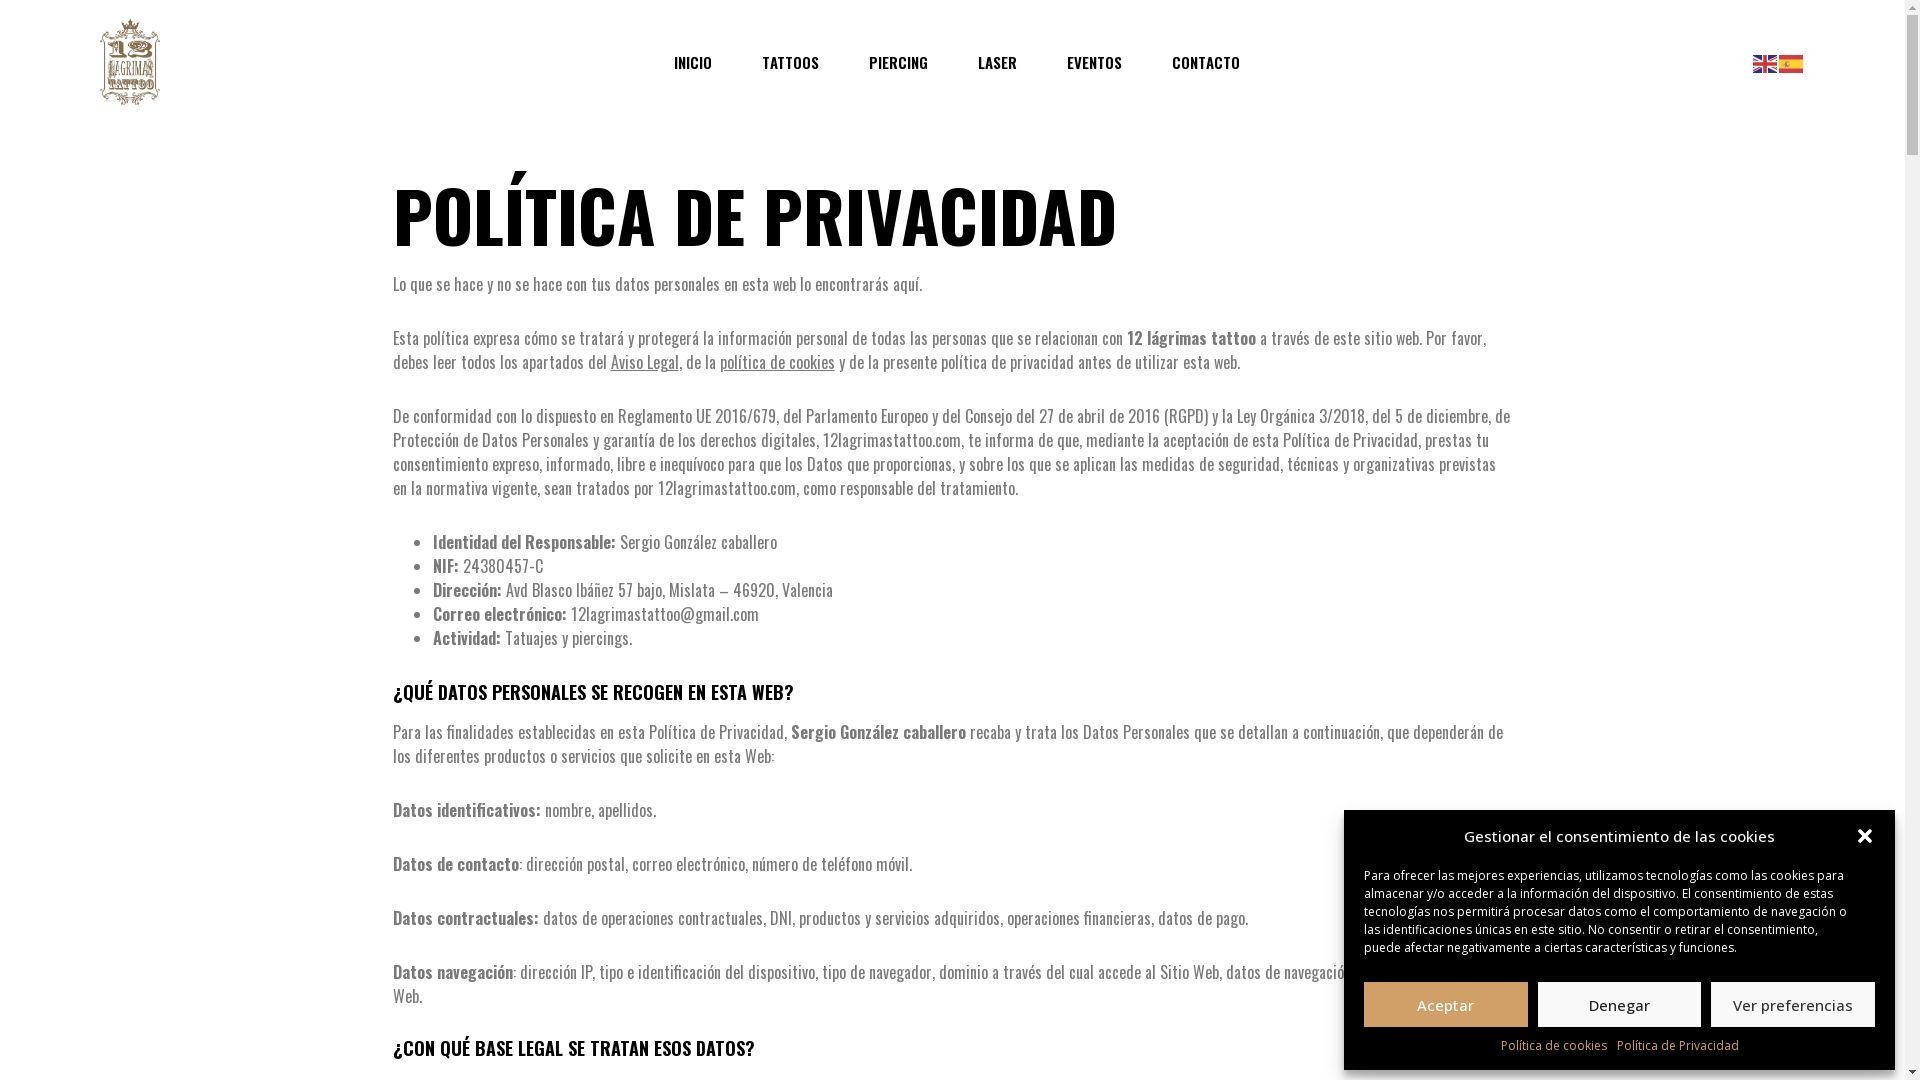  Describe the element at coordinates (692, 60) in the screenshot. I see `'INICIO'` at that location.